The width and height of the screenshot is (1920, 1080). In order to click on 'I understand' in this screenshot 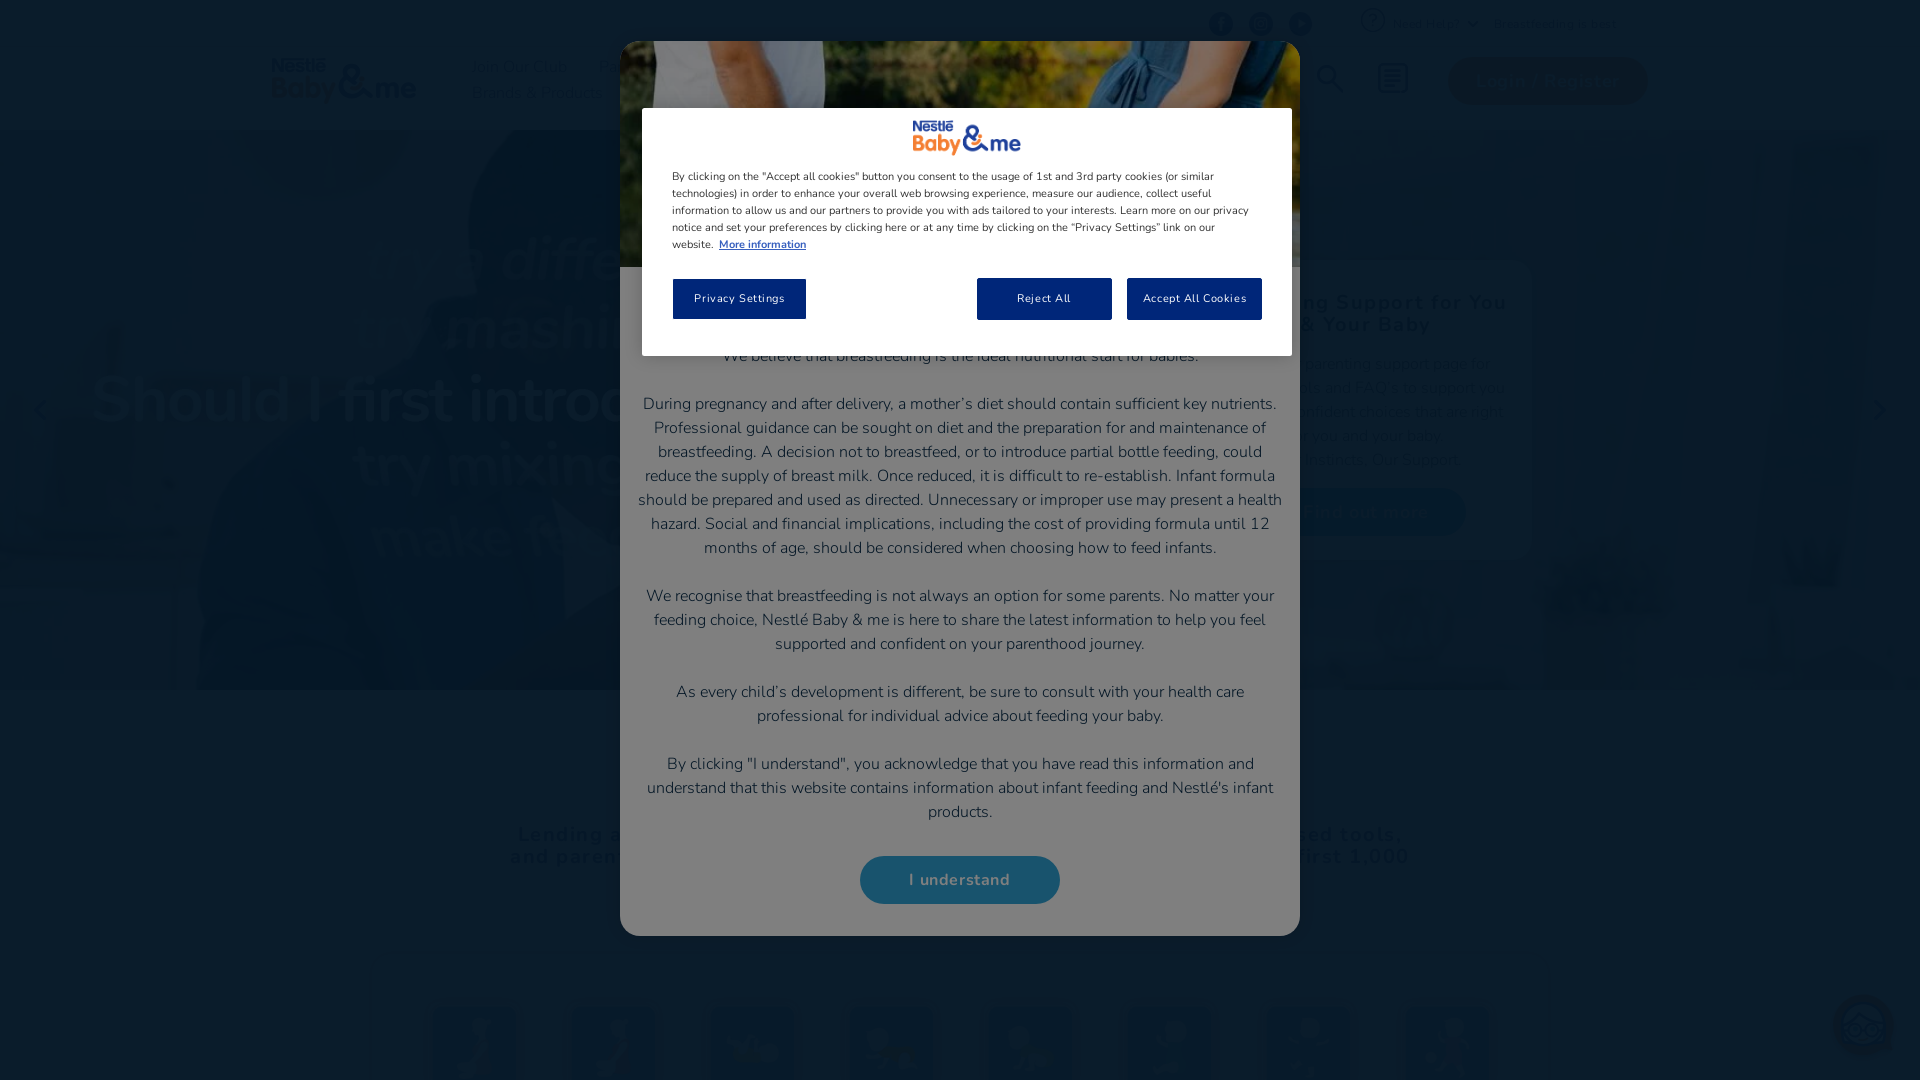, I will do `click(960, 878)`.